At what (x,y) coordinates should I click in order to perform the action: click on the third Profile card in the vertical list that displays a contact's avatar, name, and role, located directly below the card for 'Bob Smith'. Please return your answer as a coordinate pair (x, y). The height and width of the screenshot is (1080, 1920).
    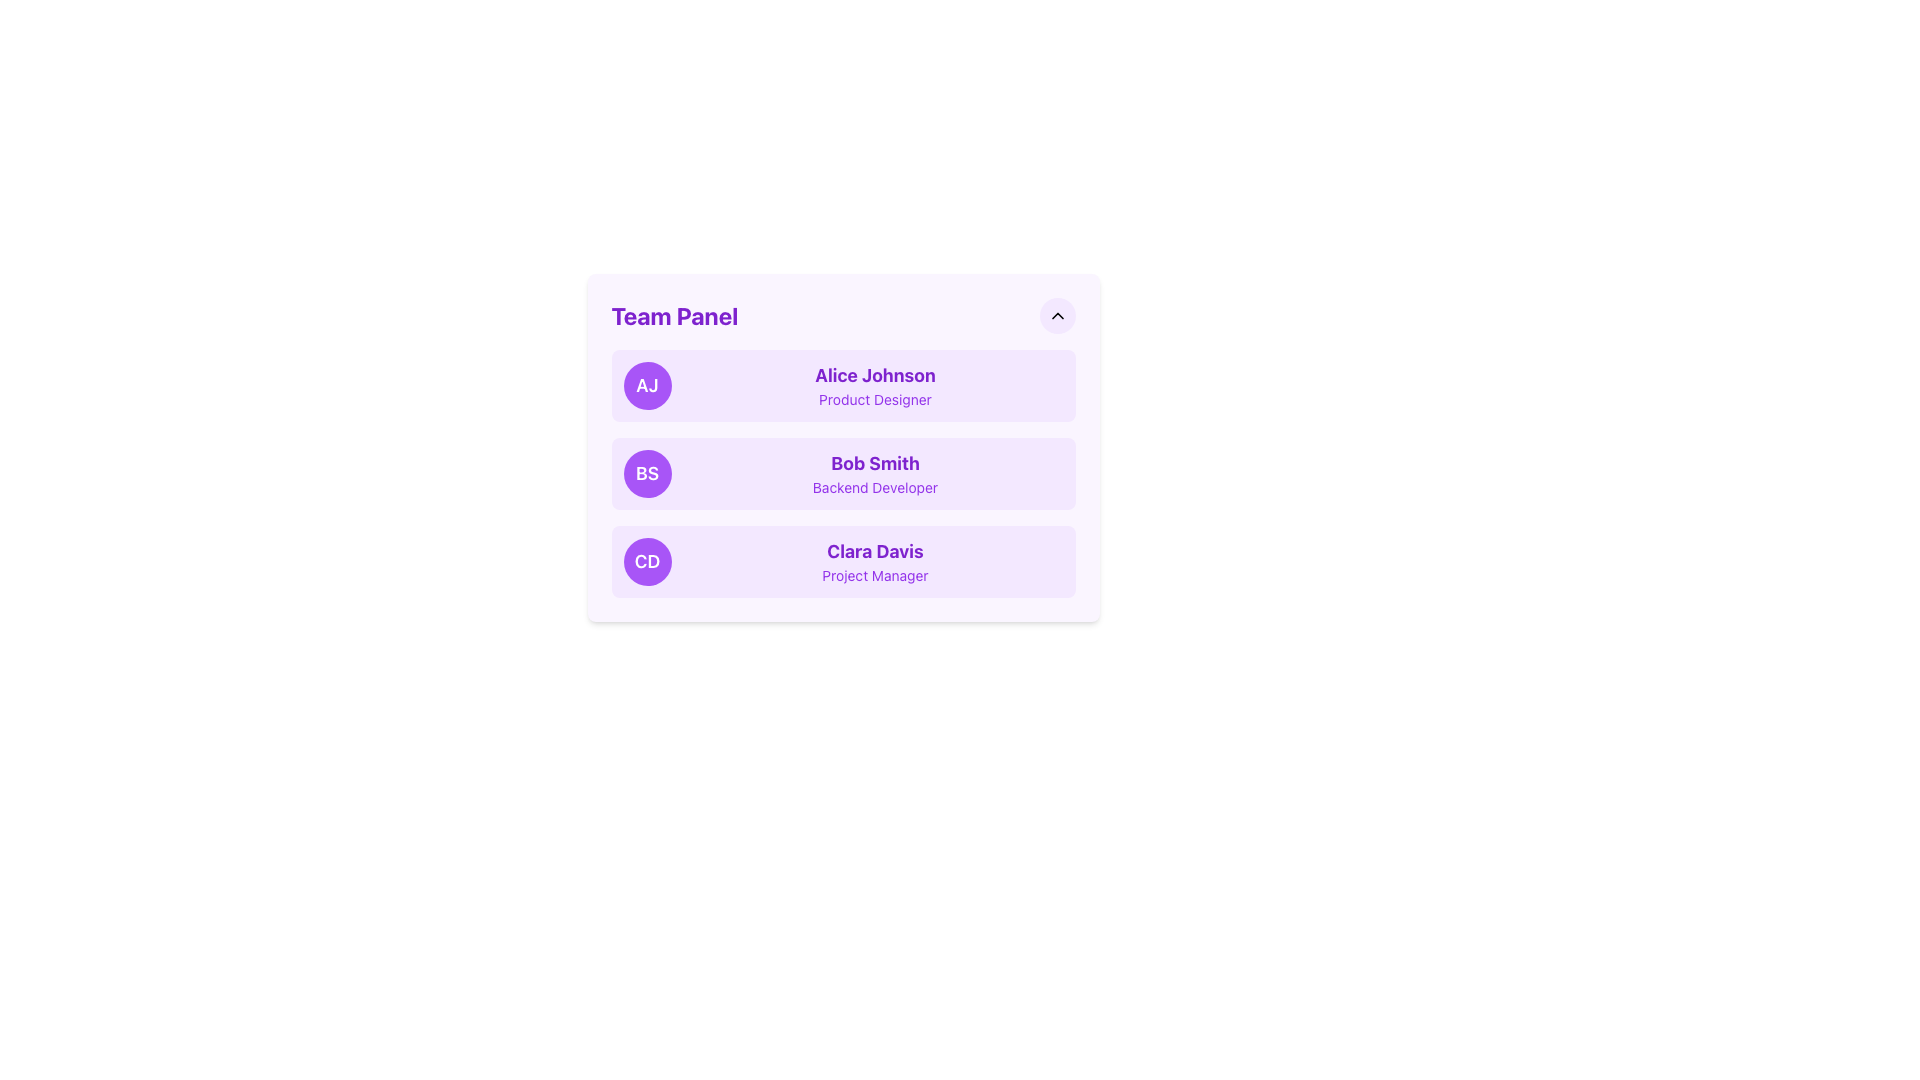
    Looking at the image, I should click on (843, 562).